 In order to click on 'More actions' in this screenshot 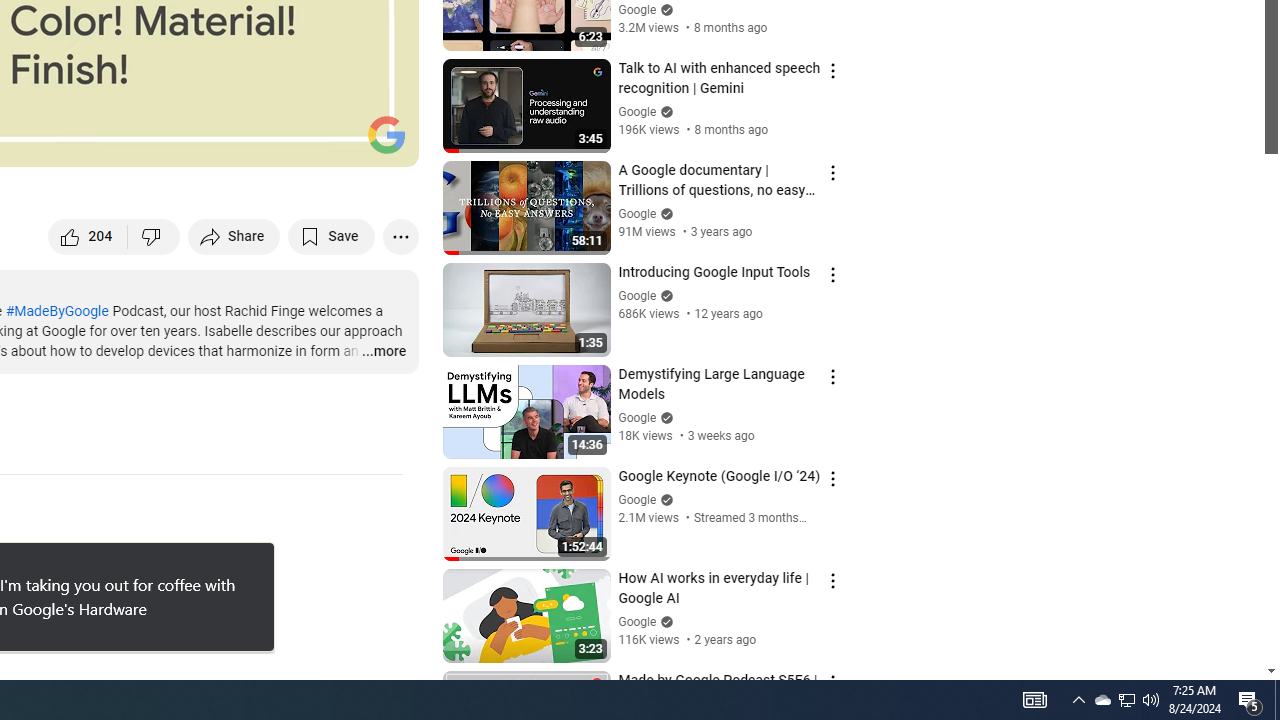, I will do `click(400, 235)`.